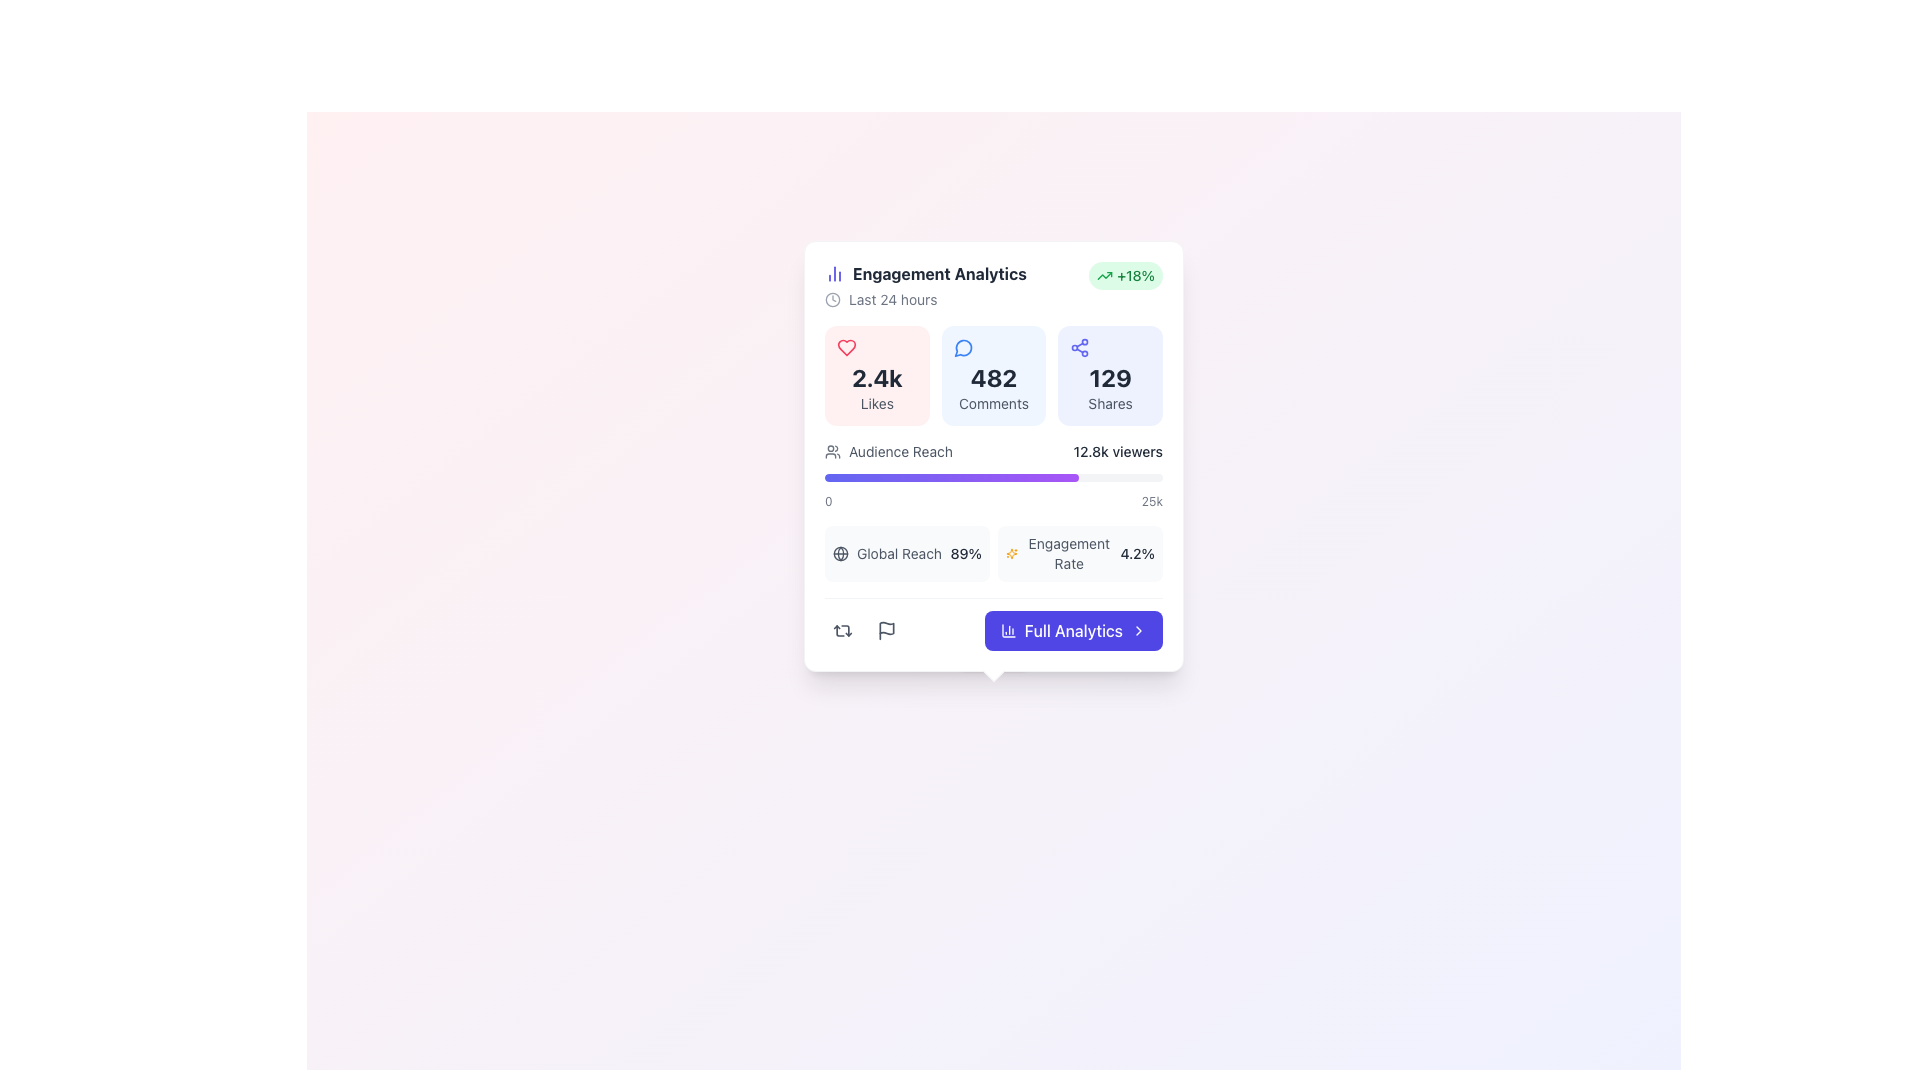 Image resolution: width=1920 pixels, height=1080 pixels. I want to click on the 'Full Analytics' text label located on the blue button at the bottom of the analytics card, so click(1072, 631).